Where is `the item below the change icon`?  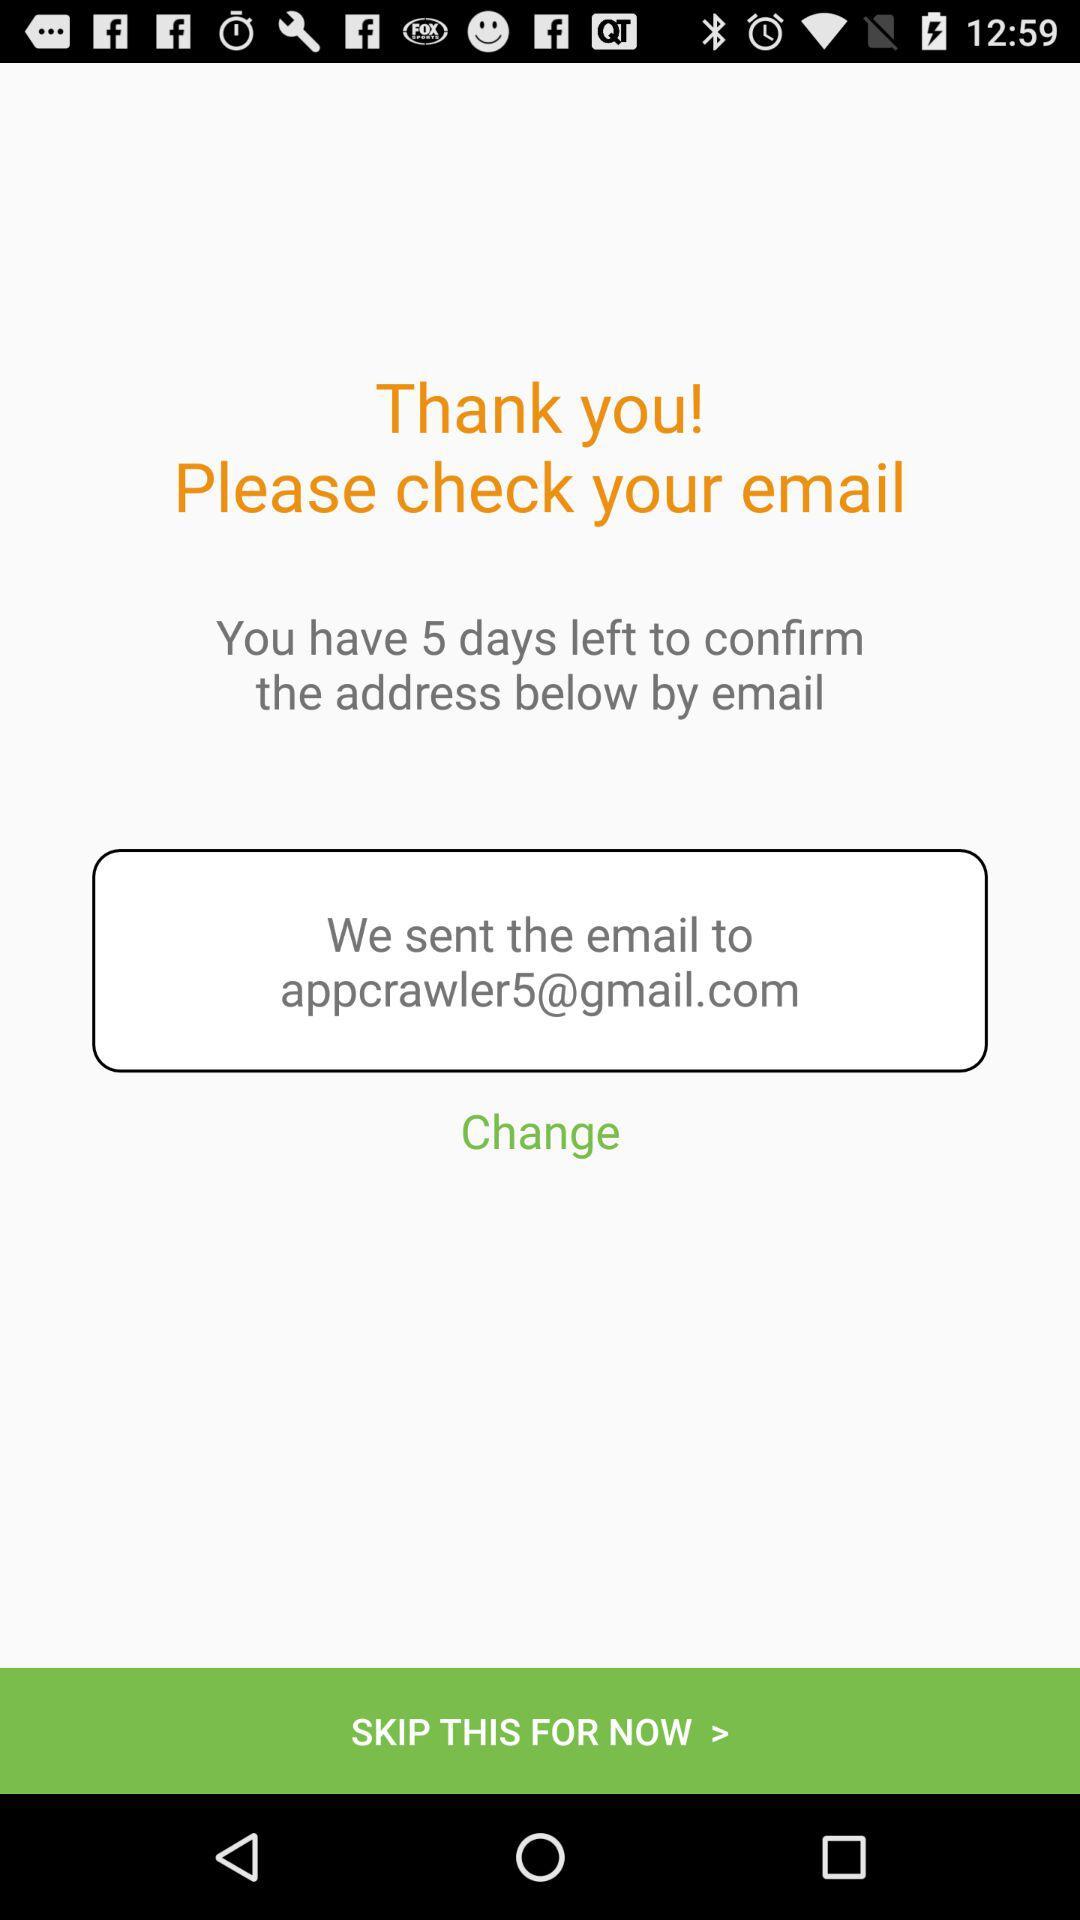 the item below the change icon is located at coordinates (540, 1730).